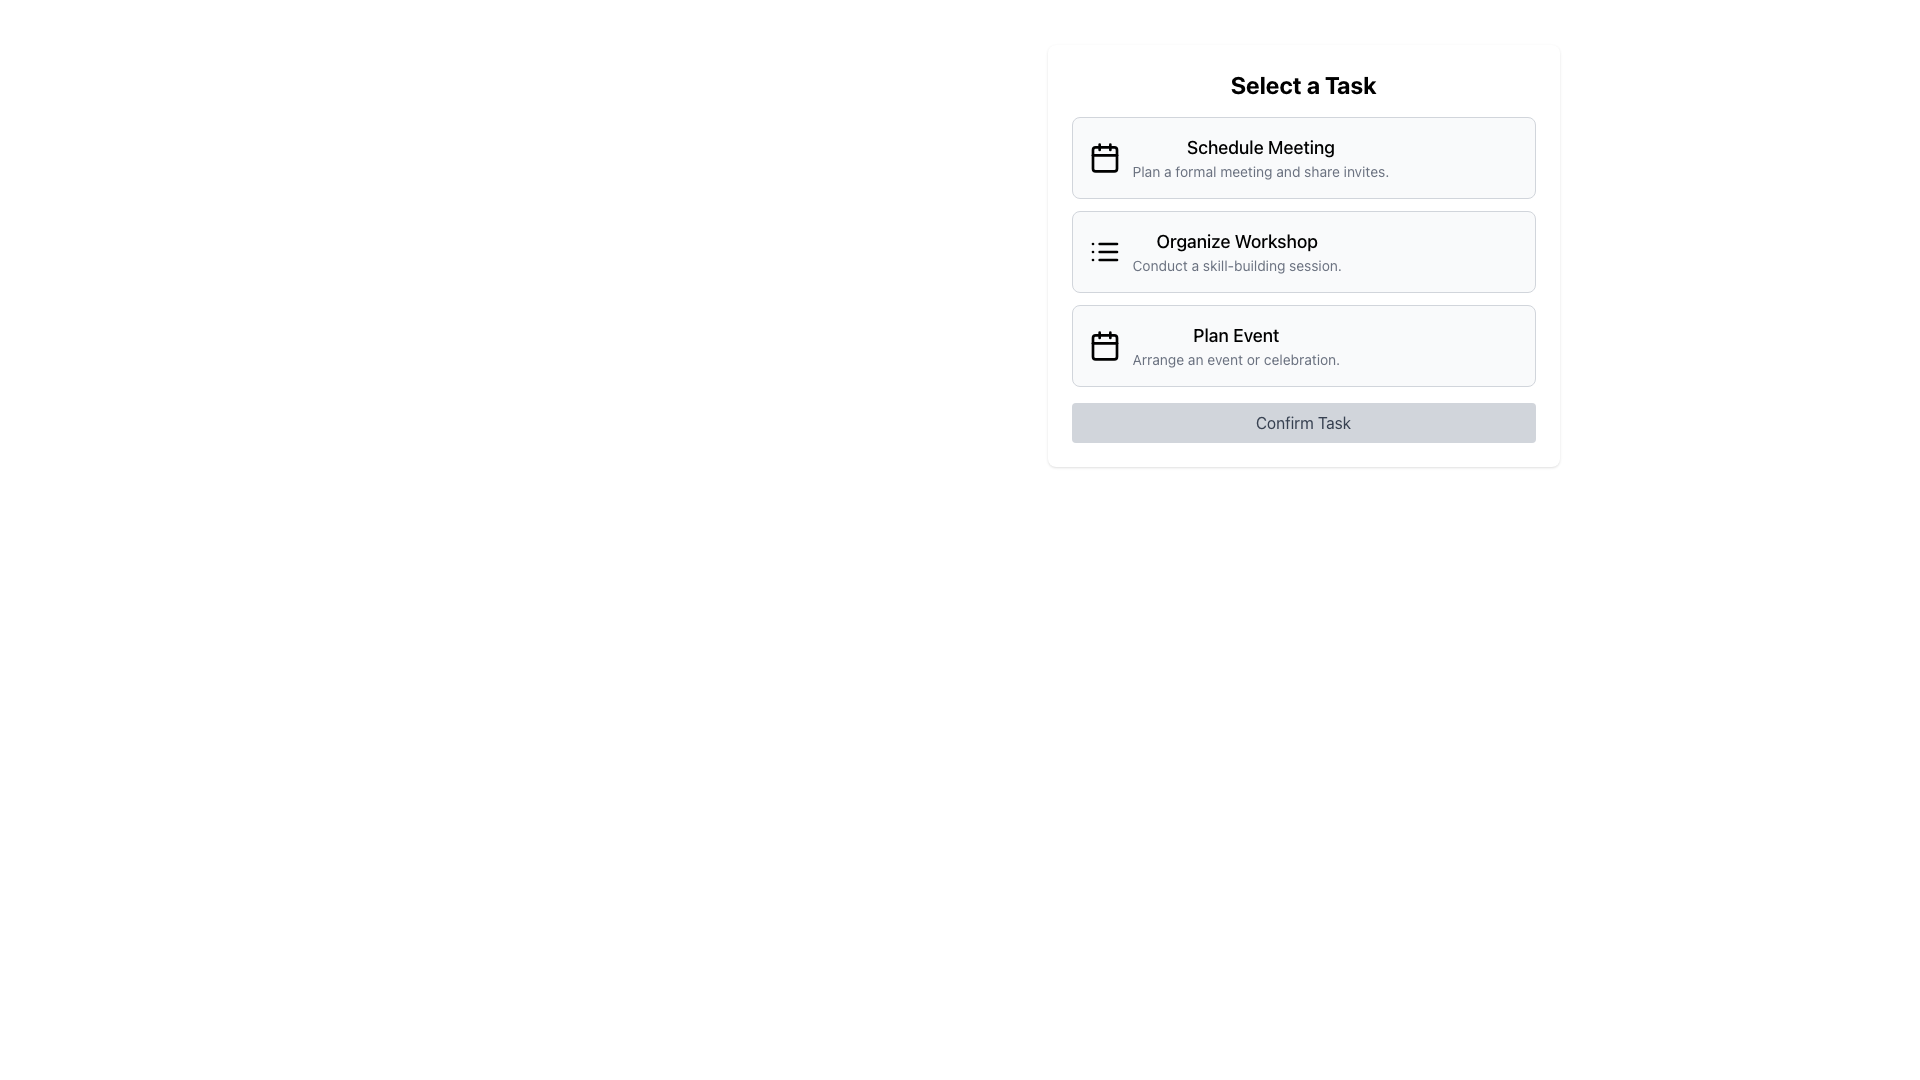 This screenshot has width=1920, height=1080. Describe the element at coordinates (1303, 157) in the screenshot. I see `the first card option in the vertical list under 'Select a Task' to initiate the meeting planning process` at that location.